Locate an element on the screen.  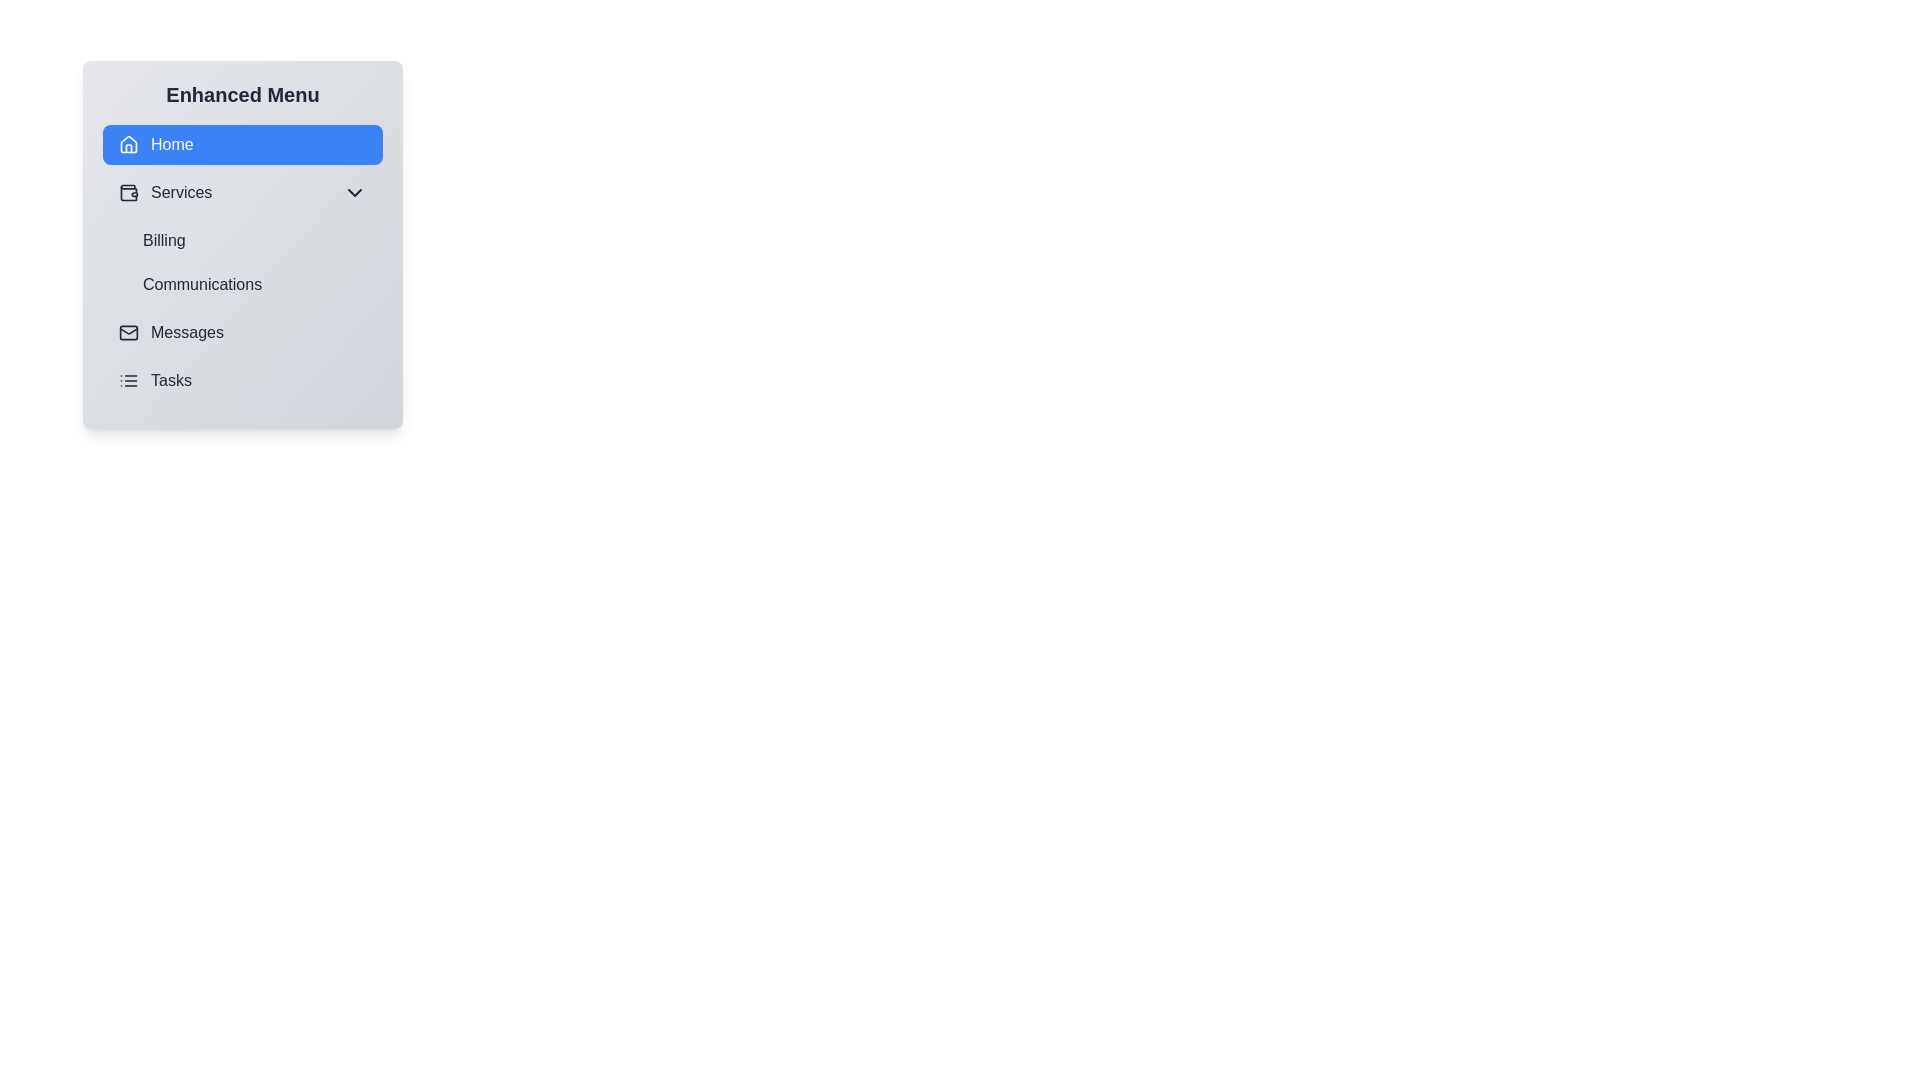
the 'Services' menu item link, which is the second entry in the vertical menu below 'Home' is located at coordinates (165, 192).